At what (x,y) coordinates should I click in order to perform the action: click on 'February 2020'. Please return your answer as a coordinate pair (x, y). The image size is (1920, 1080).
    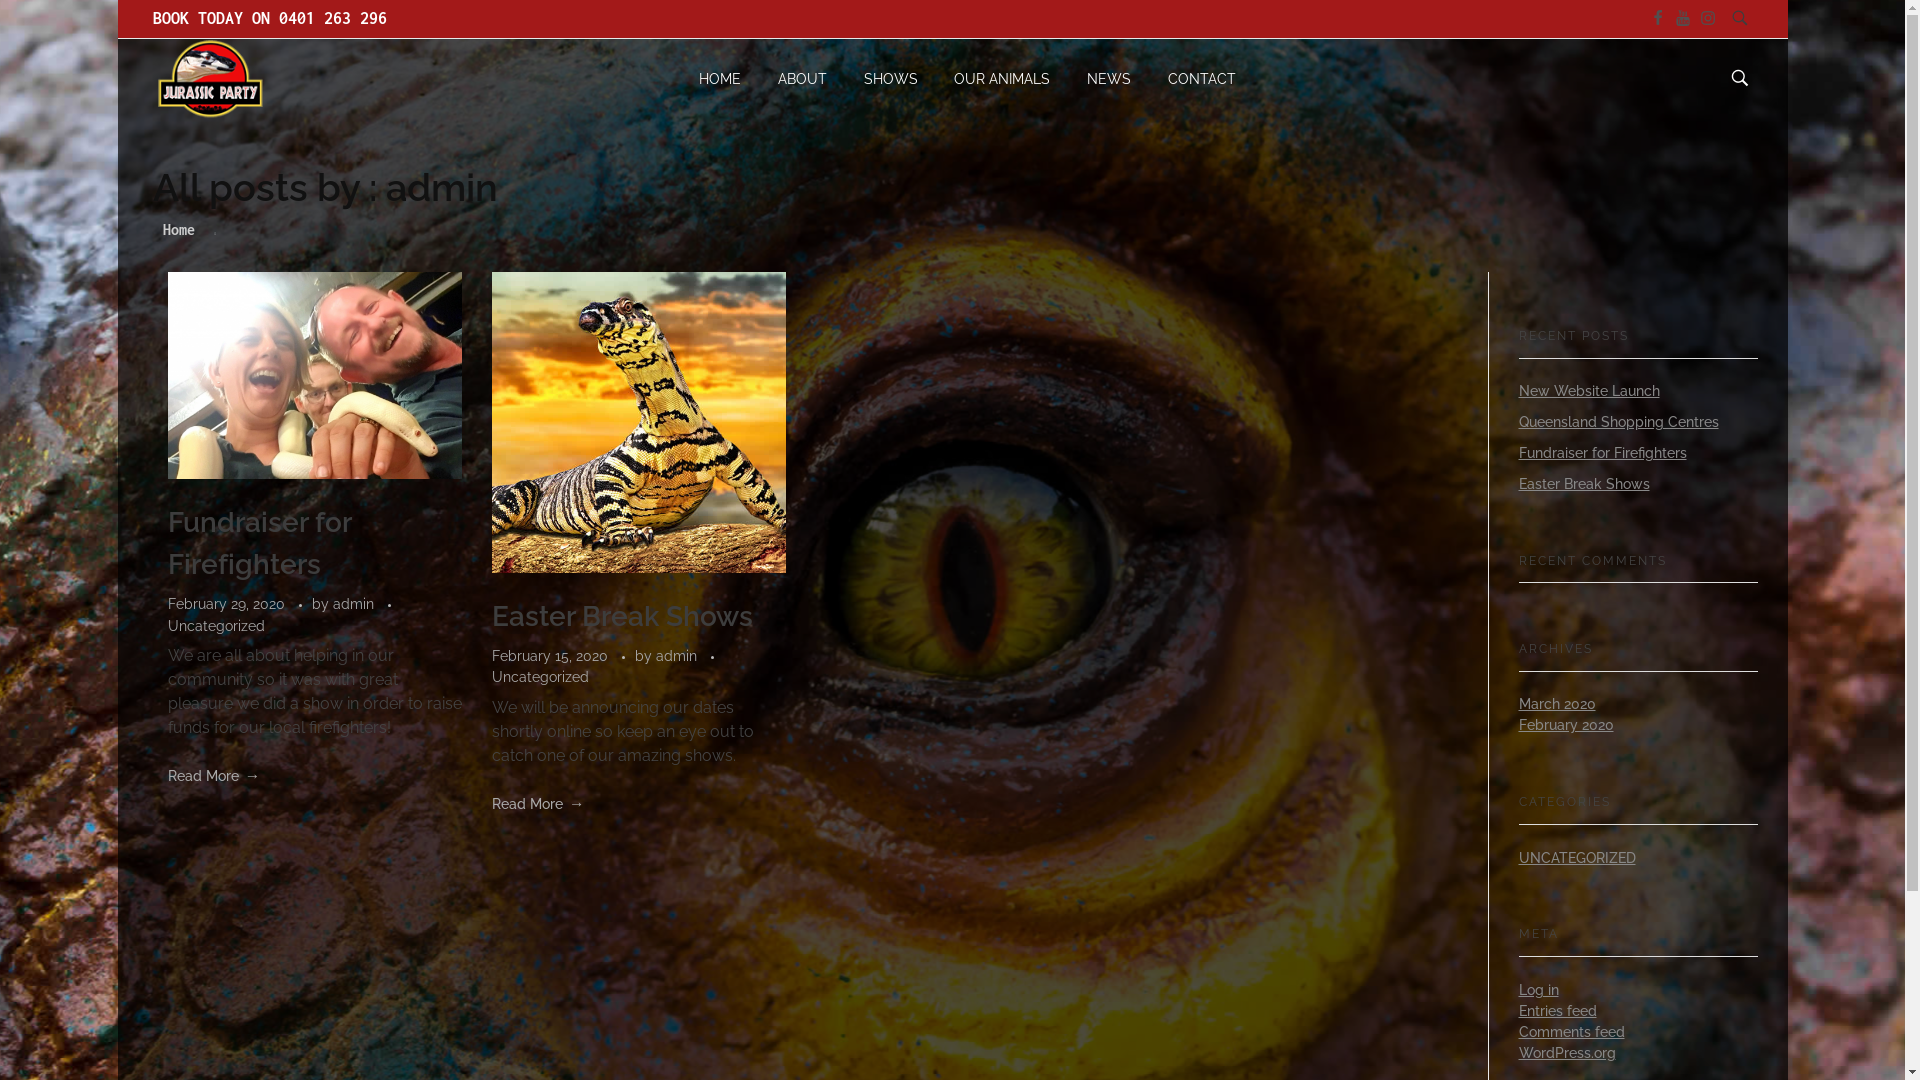
    Looking at the image, I should click on (1517, 725).